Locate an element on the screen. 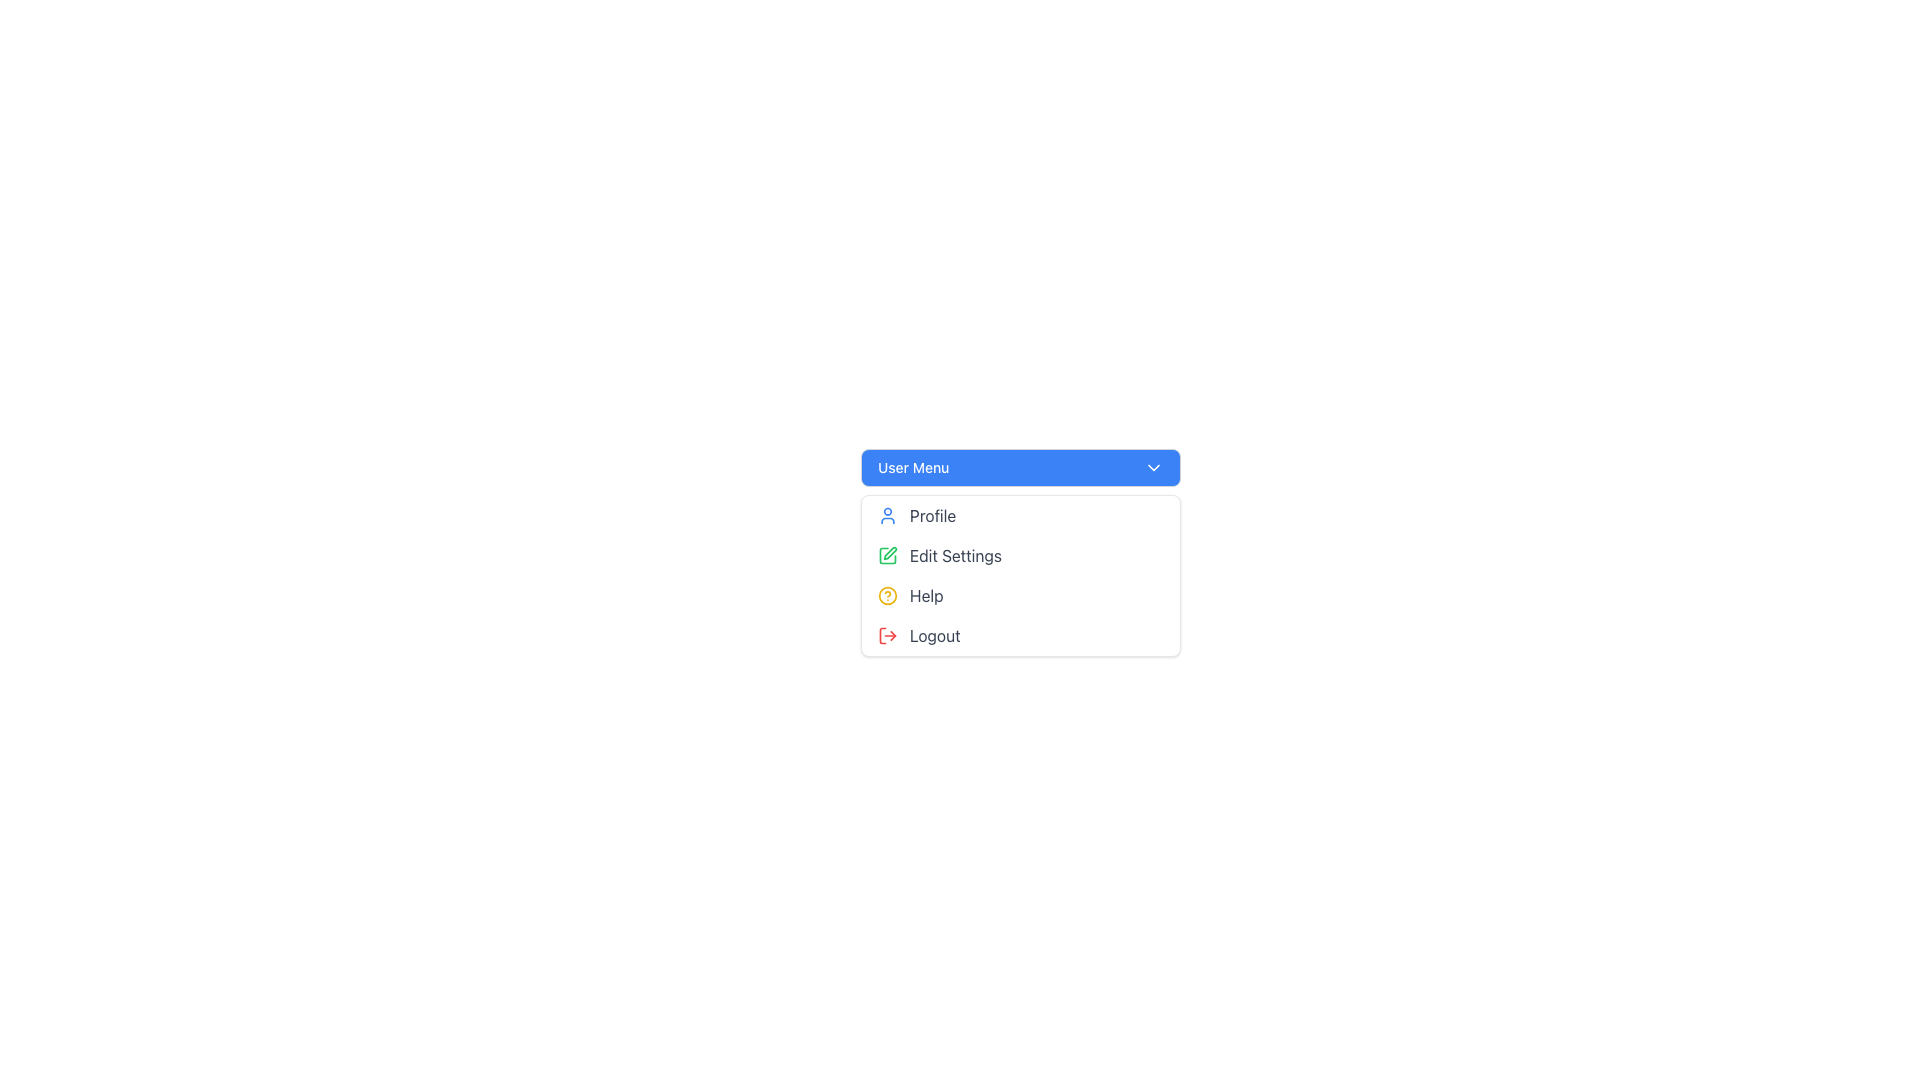 The height and width of the screenshot is (1080, 1920). the dropdown menu activator button located at the top center-left of the menu is located at coordinates (1021, 467).